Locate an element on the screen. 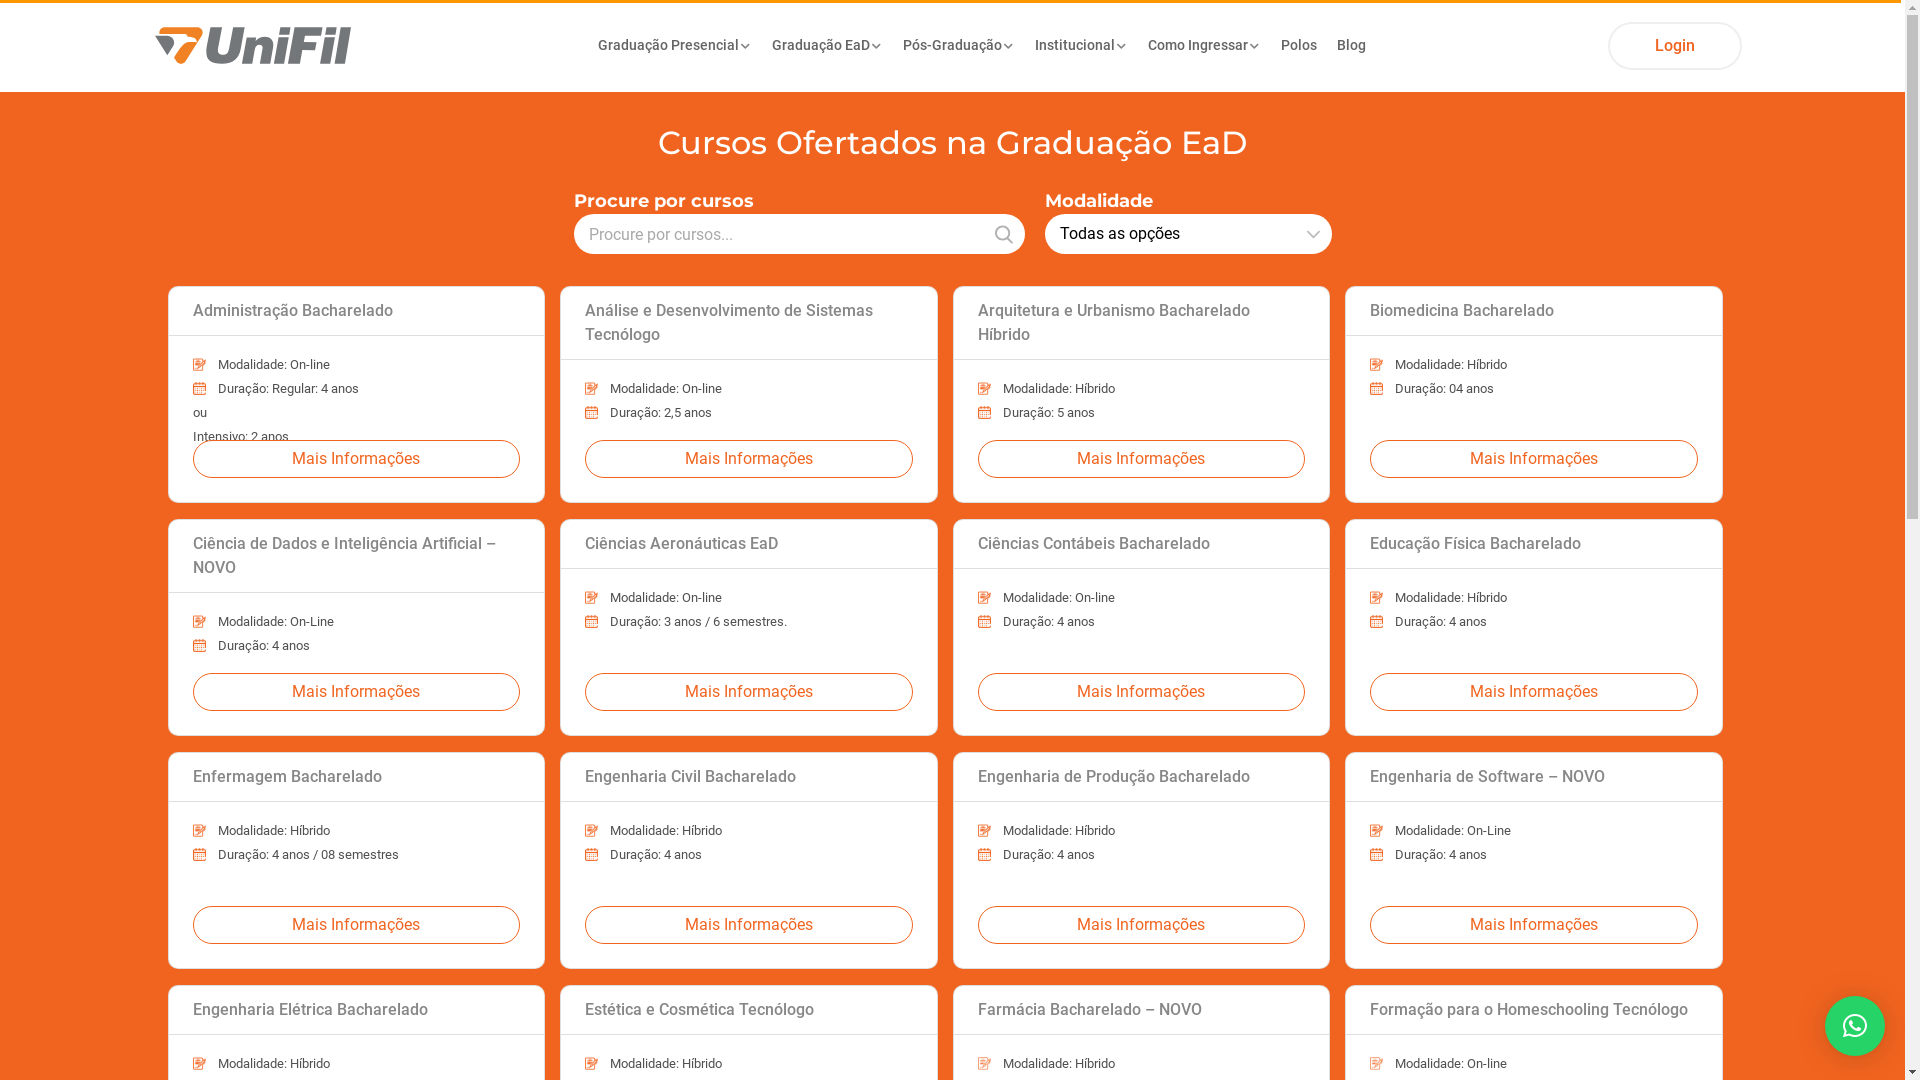  'Como Ingressar' is located at coordinates (1203, 45).